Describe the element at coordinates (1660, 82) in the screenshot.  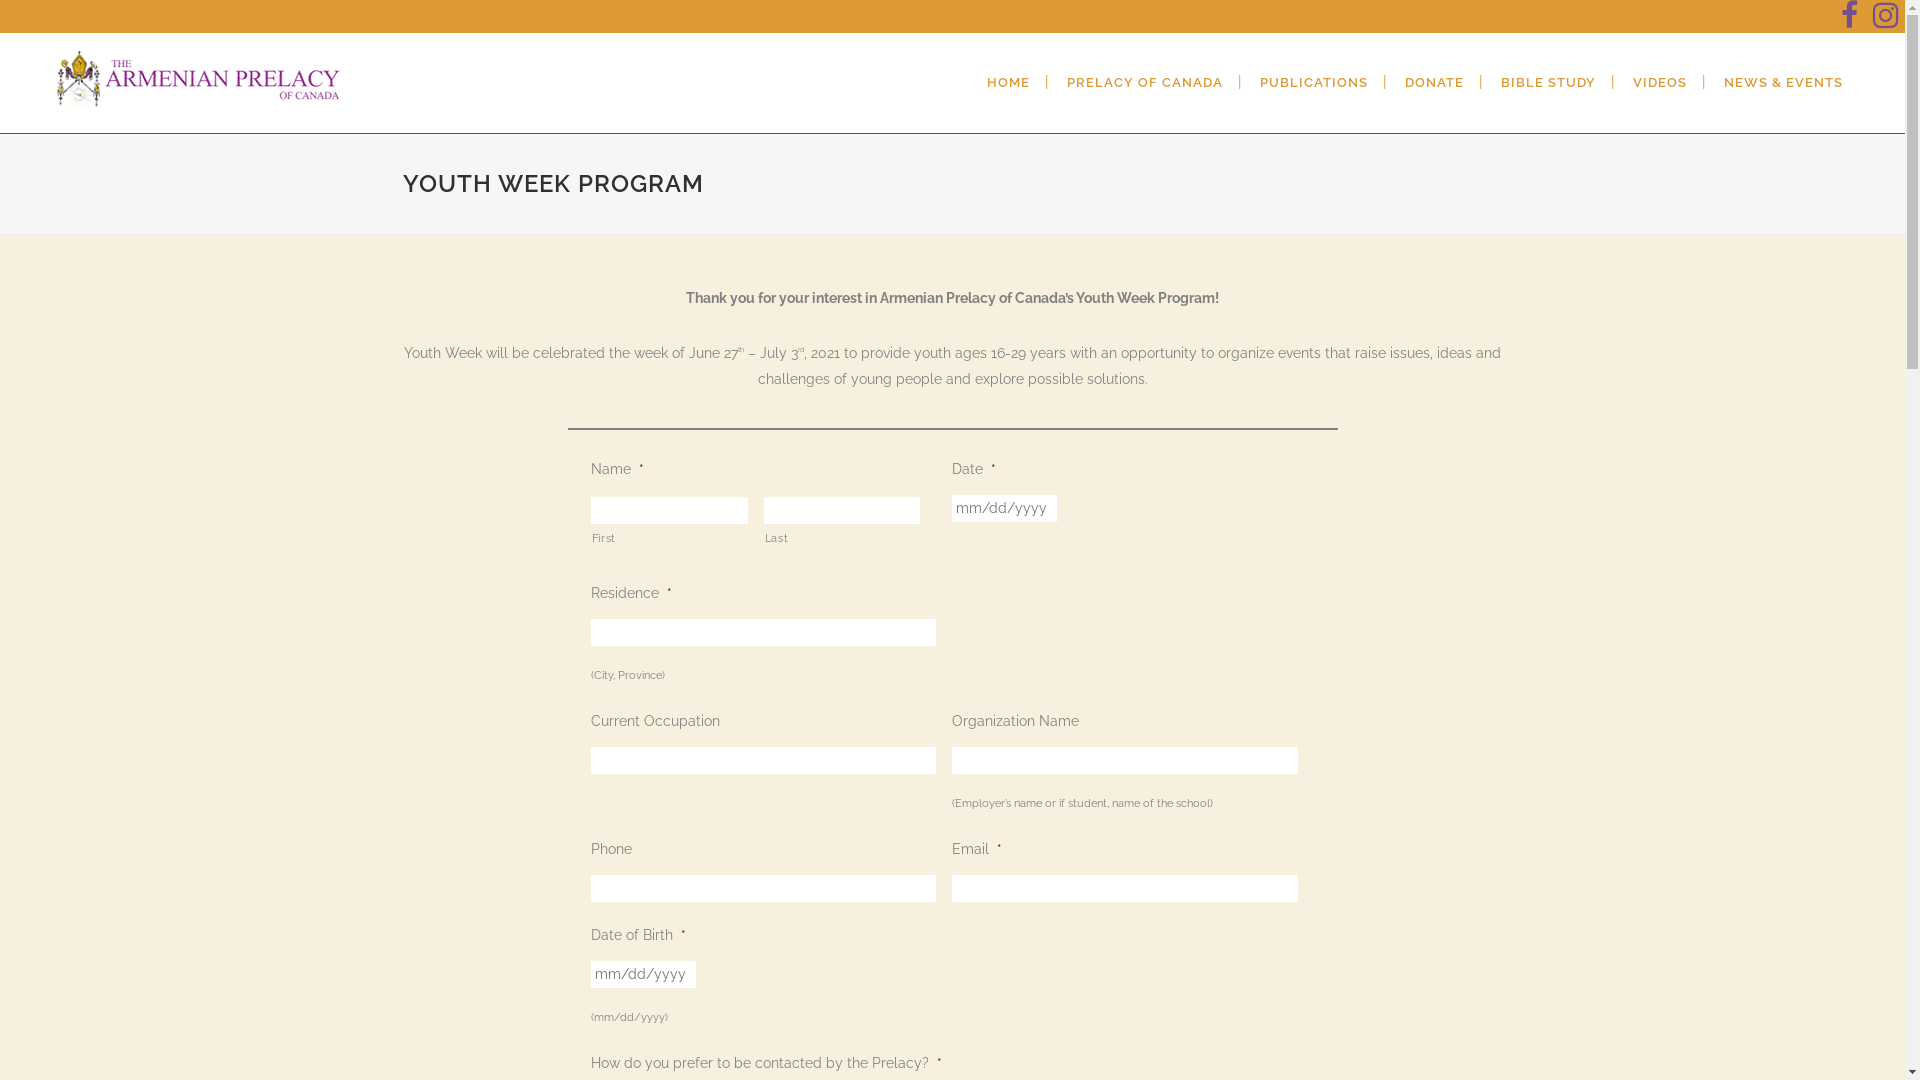
I see `'VIDEOS'` at that location.